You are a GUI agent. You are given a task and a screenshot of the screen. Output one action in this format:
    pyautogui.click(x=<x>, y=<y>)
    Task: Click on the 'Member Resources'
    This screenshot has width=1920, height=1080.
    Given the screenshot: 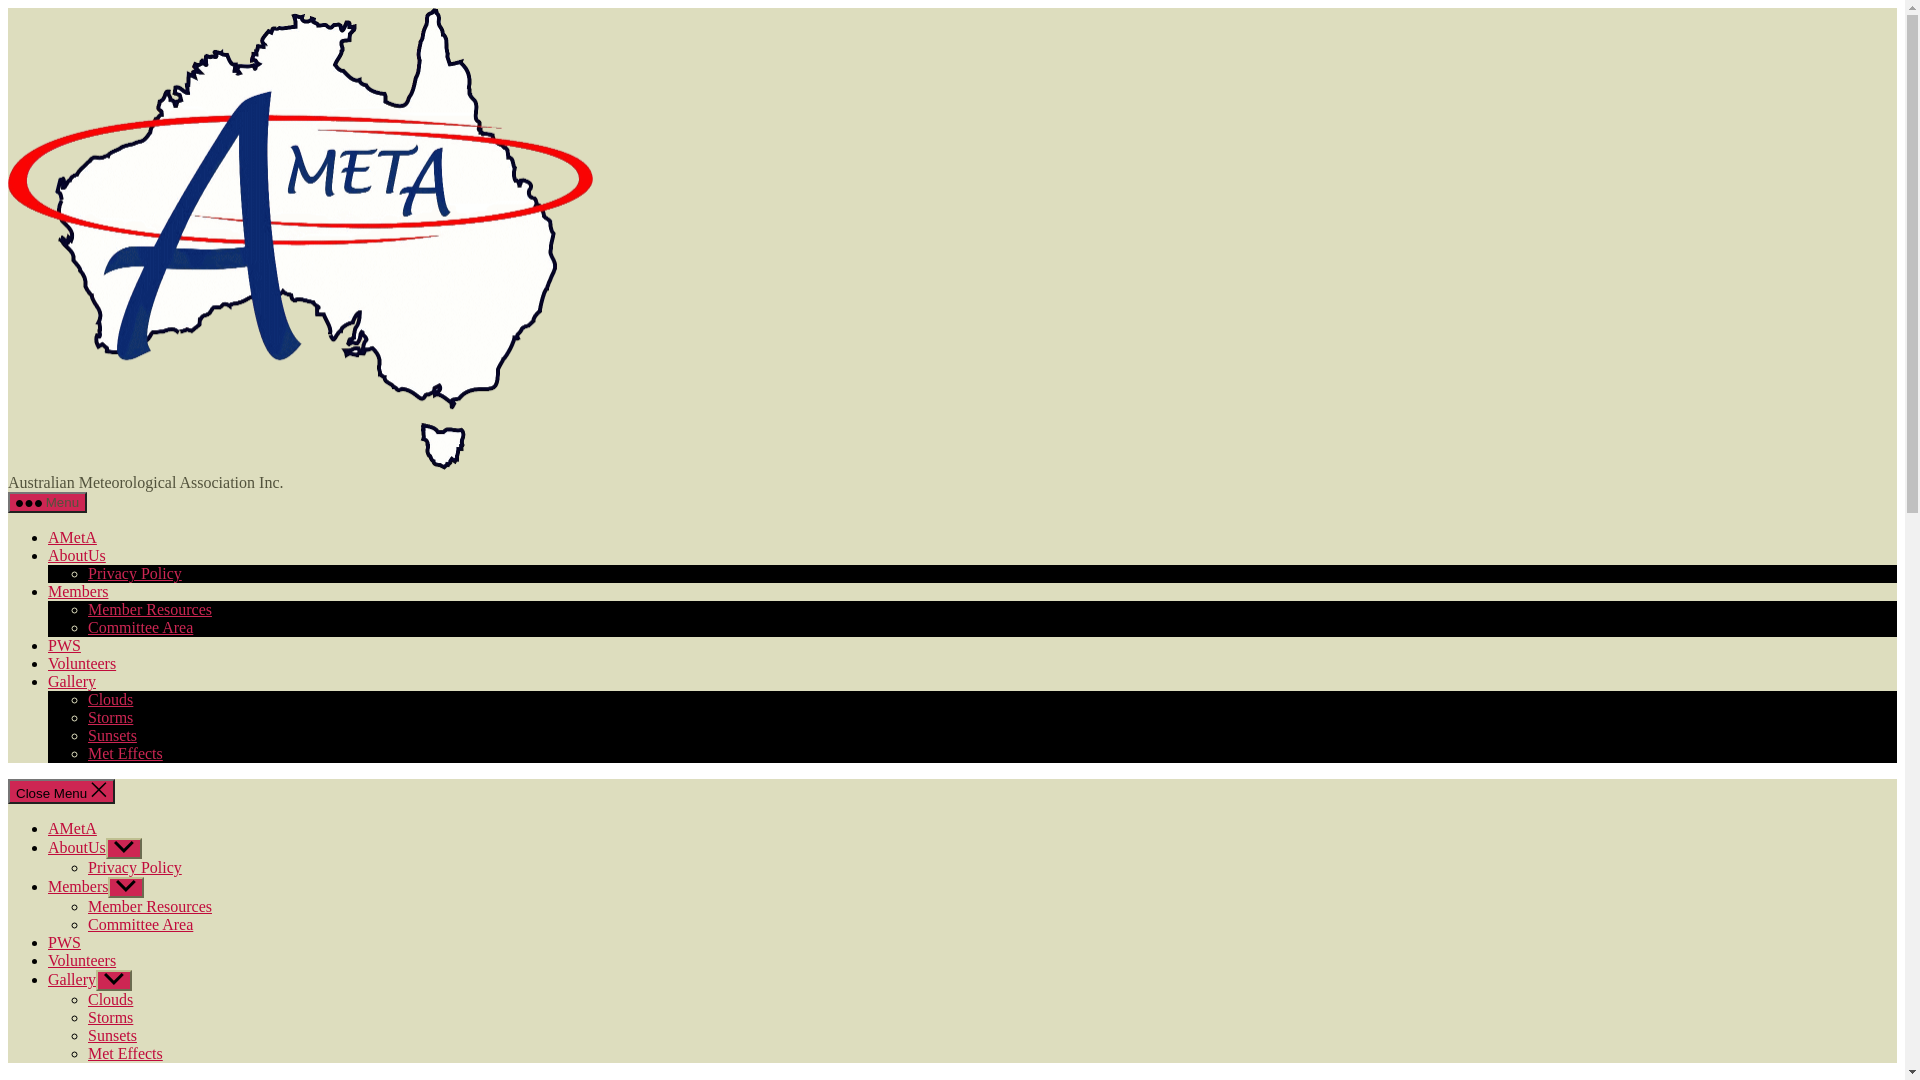 What is the action you would take?
    pyautogui.click(x=86, y=608)
    